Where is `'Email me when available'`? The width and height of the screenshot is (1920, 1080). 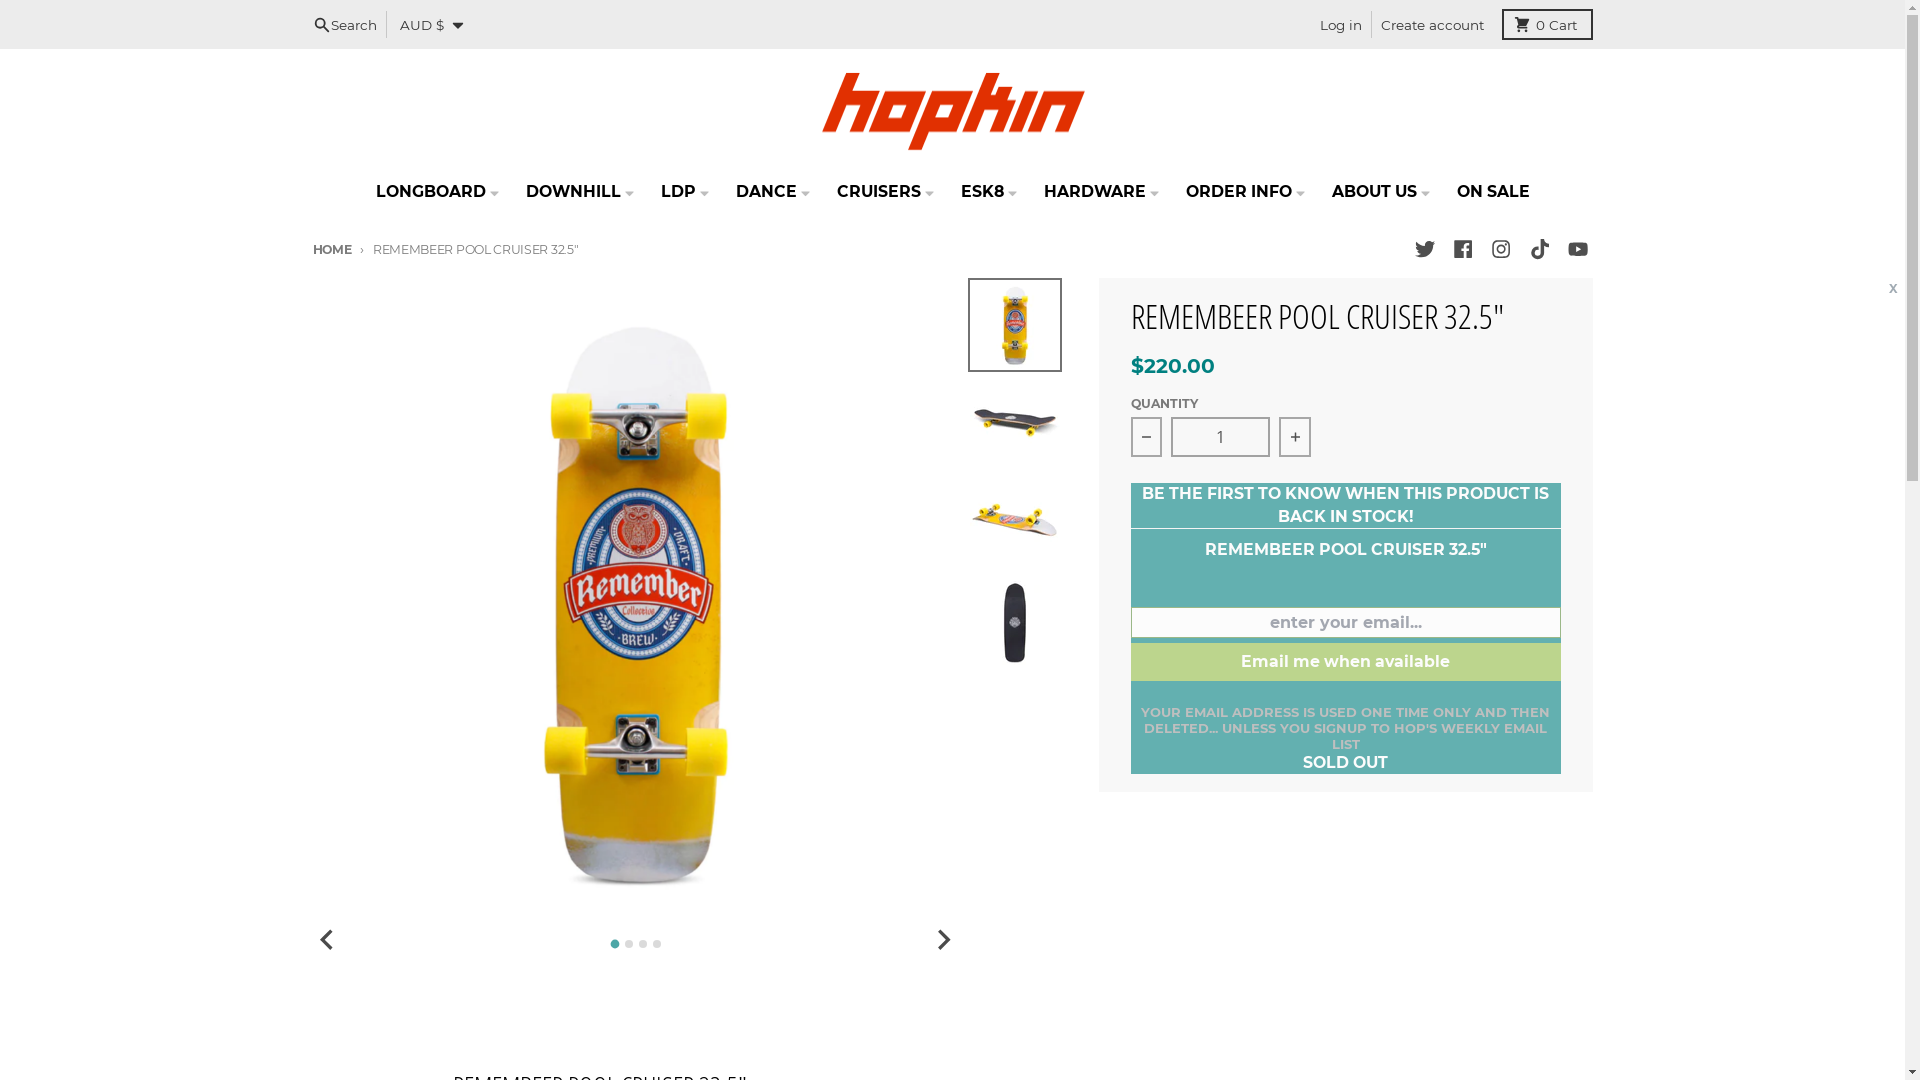 'Email me when available' is located at coordinates (1131, 662).